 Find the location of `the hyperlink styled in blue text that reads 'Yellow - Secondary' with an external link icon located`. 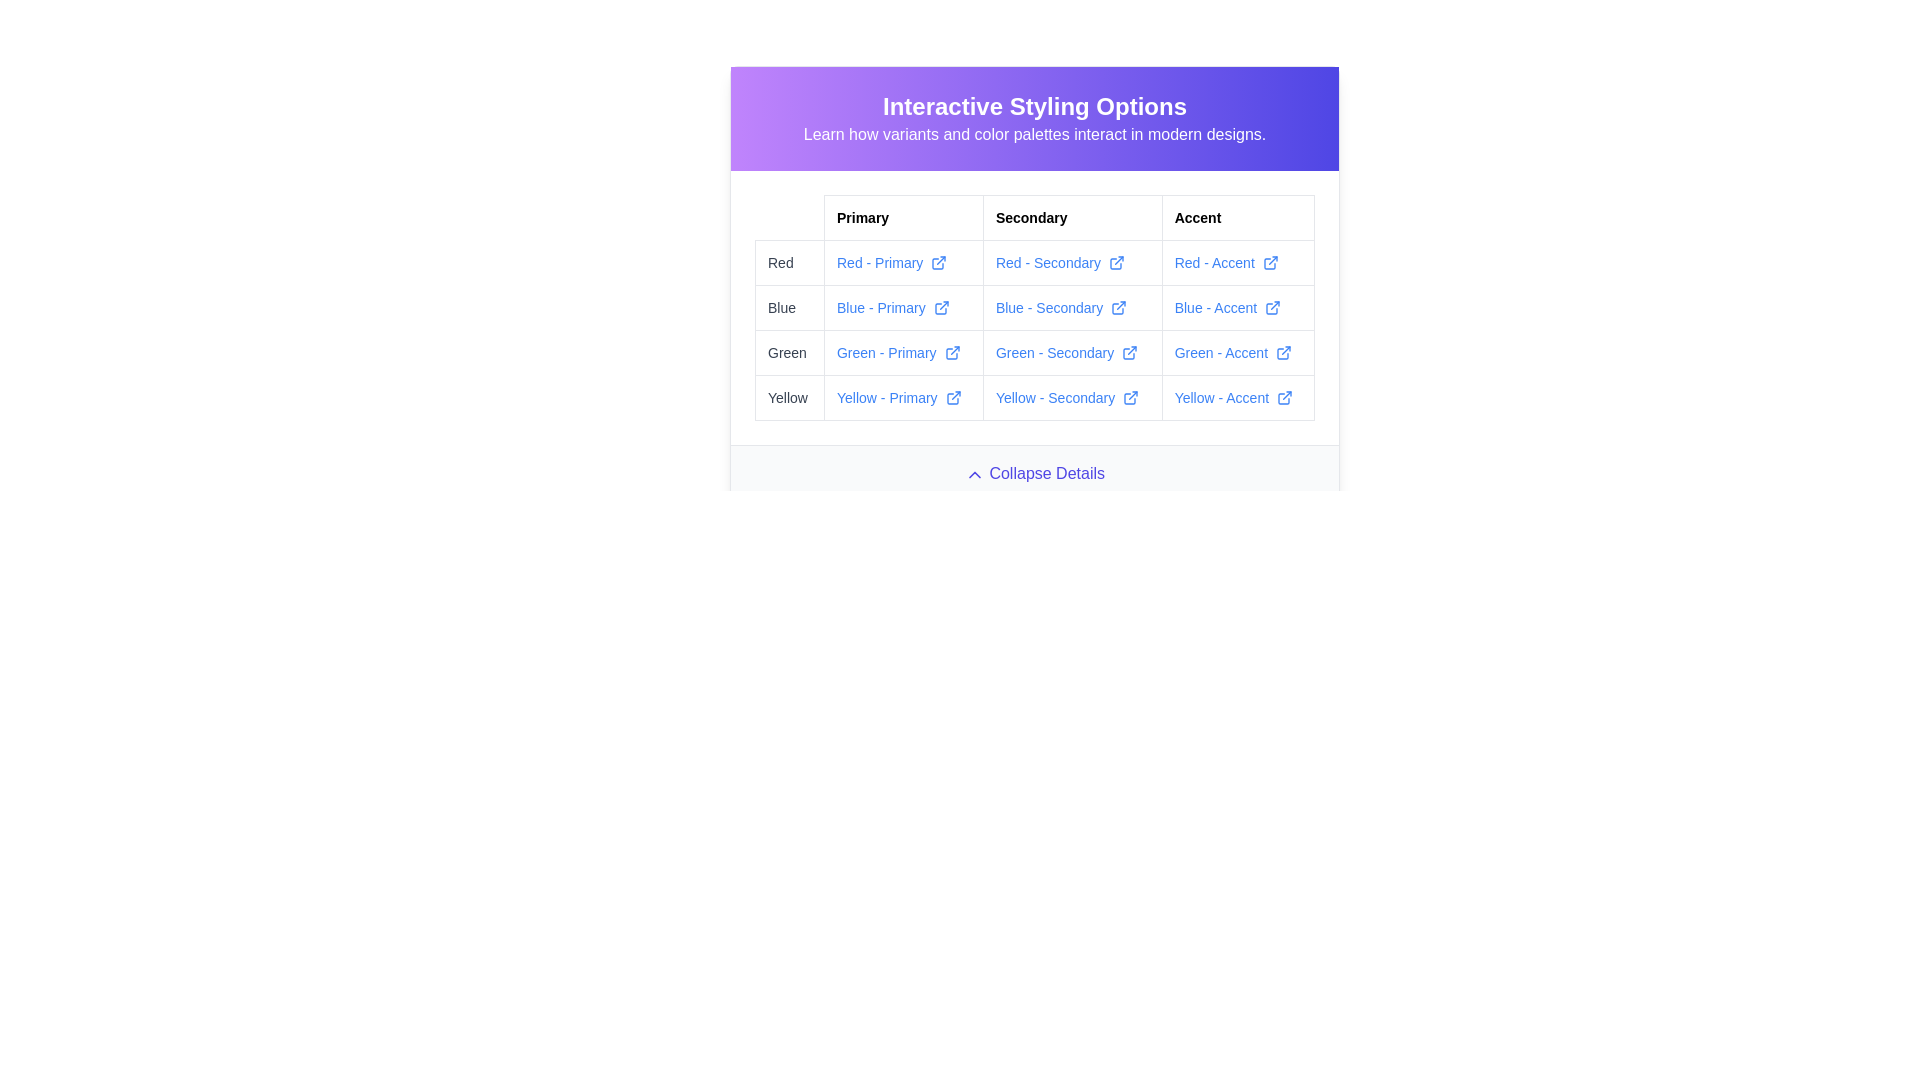

the hyperlink styled in blue text that reads 'Yellow - Secondary' with an external link icon located is located at coordinates (1066, 397).